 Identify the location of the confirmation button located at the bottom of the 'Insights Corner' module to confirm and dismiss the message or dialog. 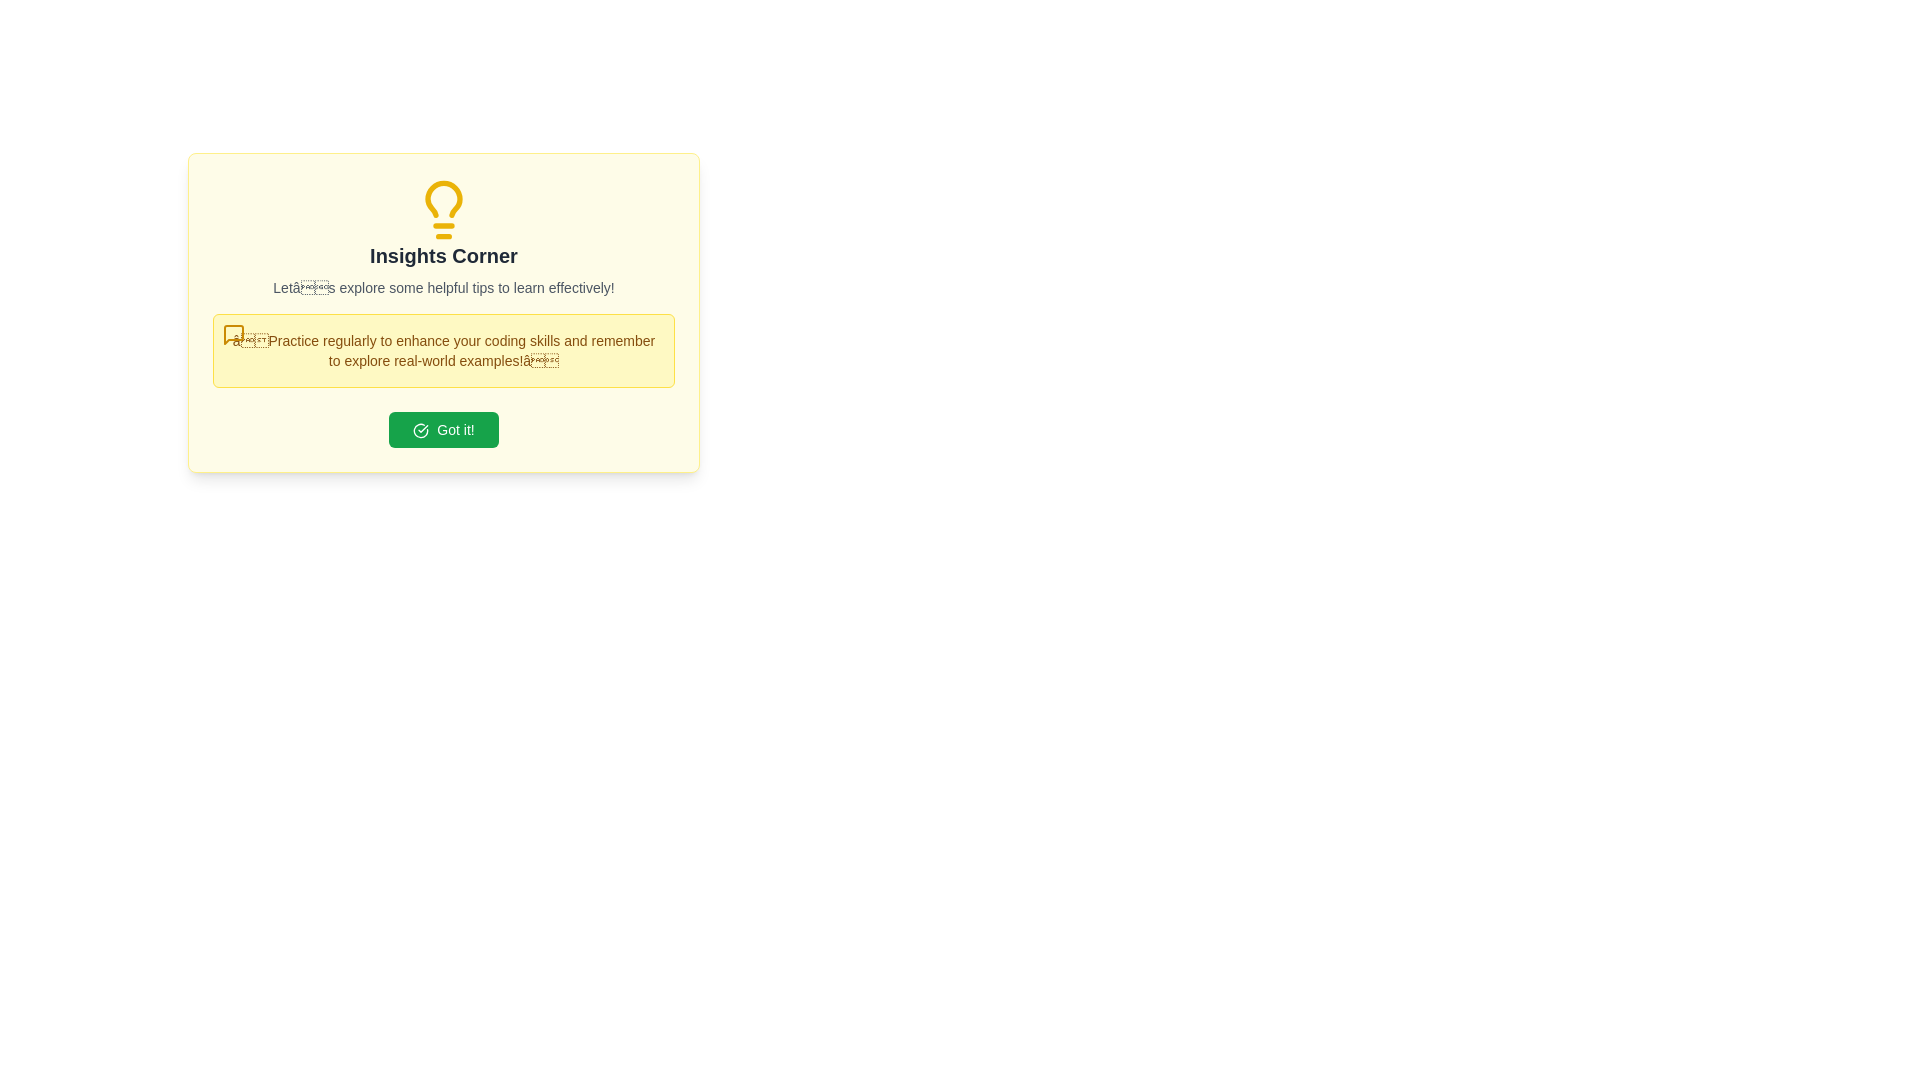
(442, 428).